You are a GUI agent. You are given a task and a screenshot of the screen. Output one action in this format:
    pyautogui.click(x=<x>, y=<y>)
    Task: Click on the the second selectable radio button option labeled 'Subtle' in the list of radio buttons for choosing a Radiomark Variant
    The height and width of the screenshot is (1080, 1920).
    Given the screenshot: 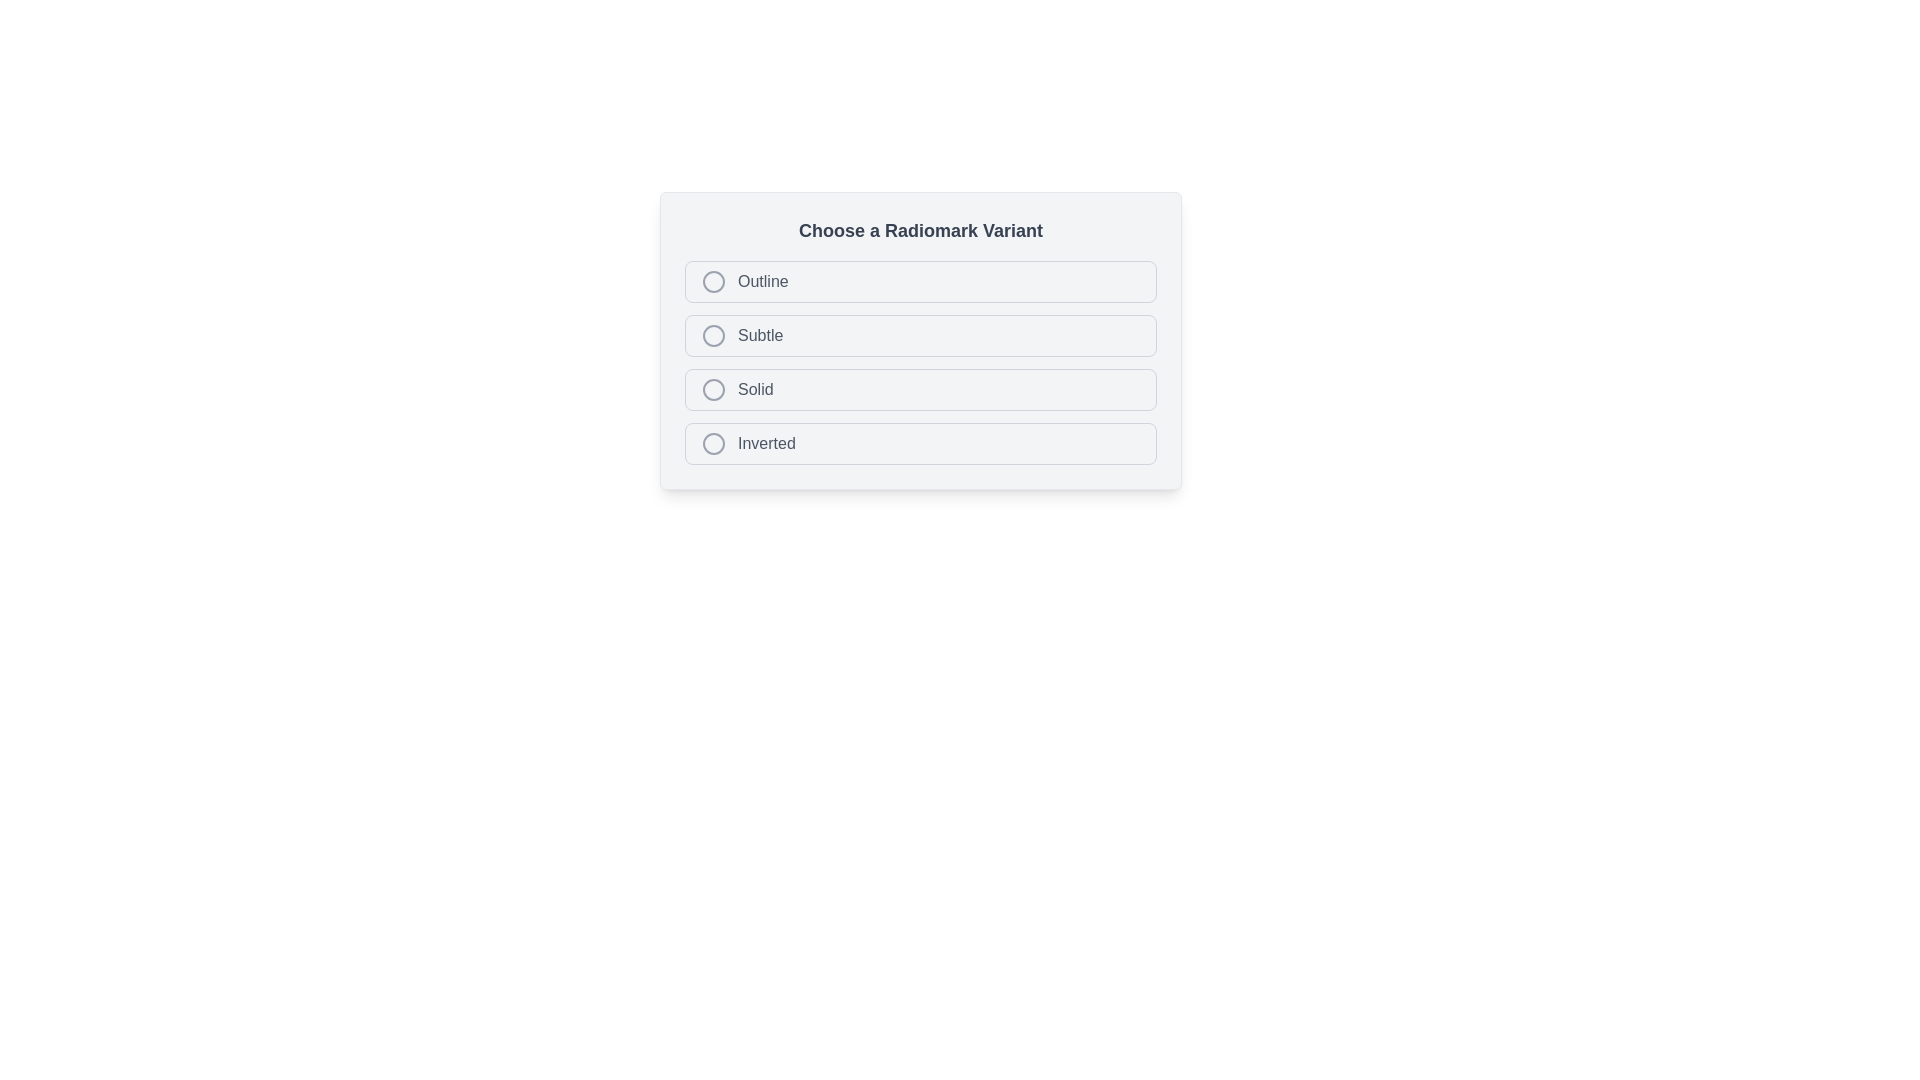 What is the action you would take?
    pyautogui.click(x=920, y=339)
    